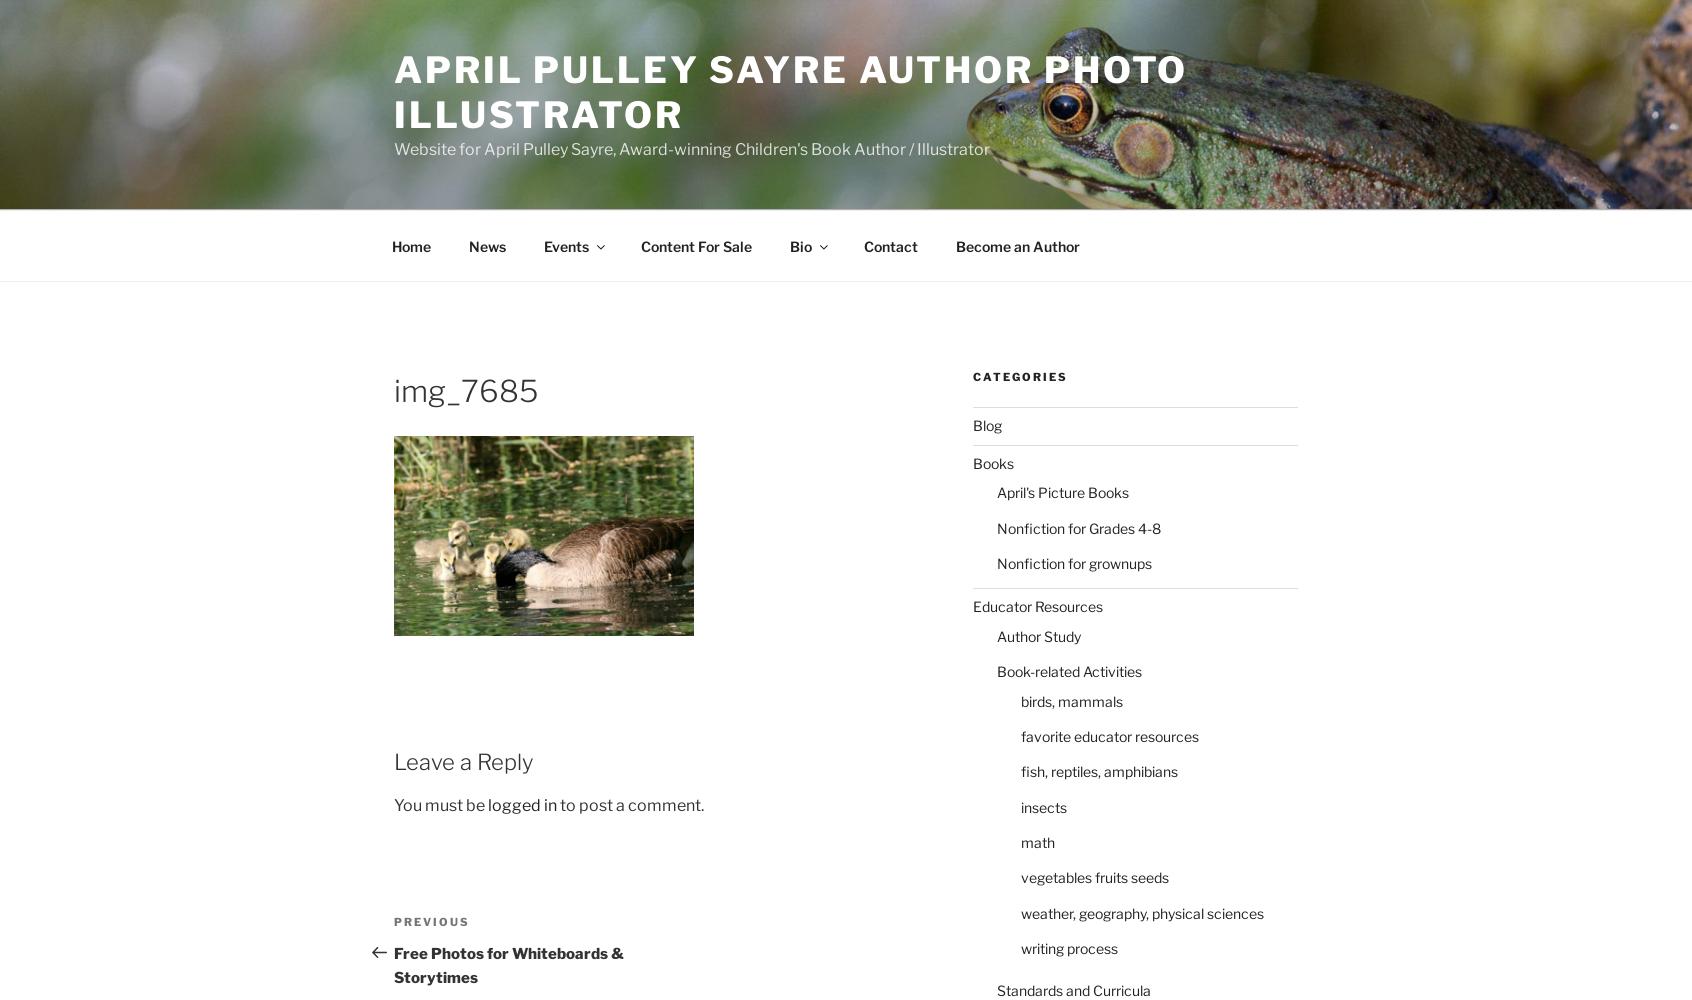  What do you see at coordinates (1073, 988) in the screenshot?
I see `'Standards and Curricula'` at bounding box center [1073, 988].